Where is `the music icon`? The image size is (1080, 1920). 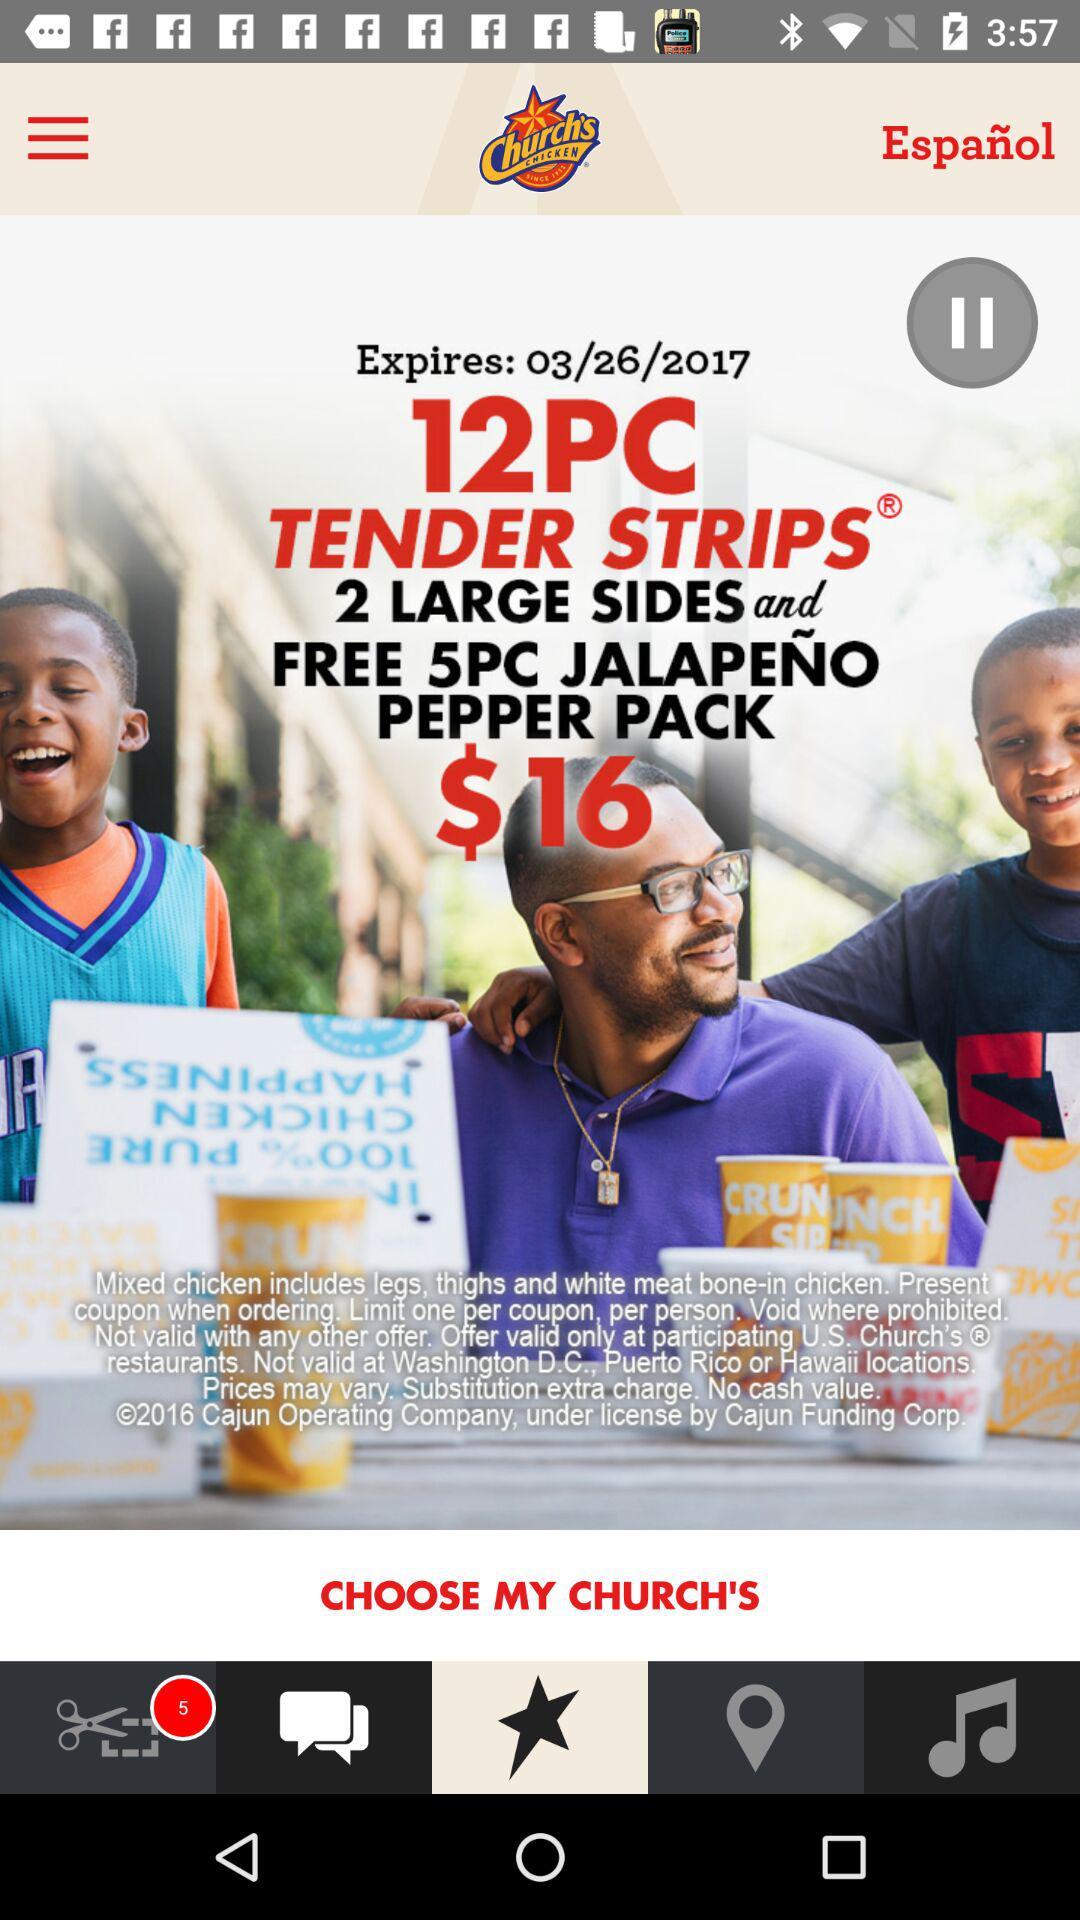 the music icon is located at coordinates (971, 1726).